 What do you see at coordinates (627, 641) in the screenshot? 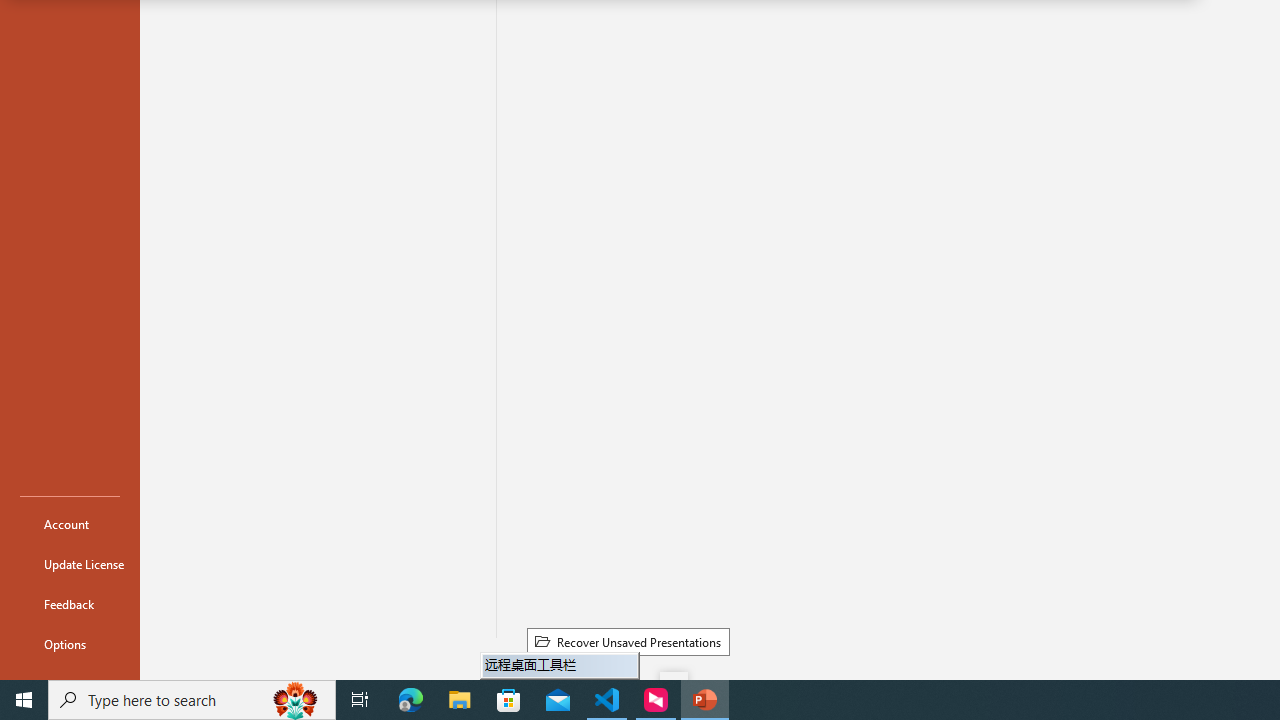
I see `'Recover Unsaved Presentations'` at bounding box center [627, 641].